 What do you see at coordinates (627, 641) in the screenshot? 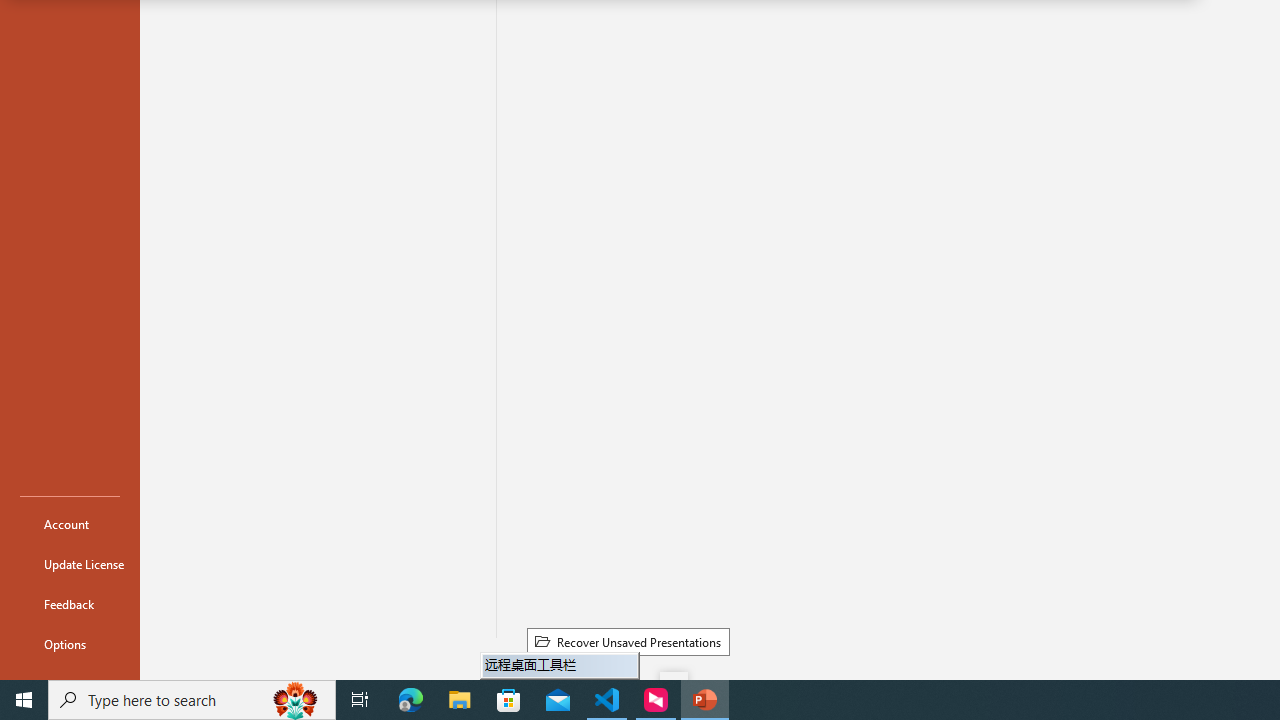
I see `'Recover Unsaved Presentations'` at bounding box center [627, 641].